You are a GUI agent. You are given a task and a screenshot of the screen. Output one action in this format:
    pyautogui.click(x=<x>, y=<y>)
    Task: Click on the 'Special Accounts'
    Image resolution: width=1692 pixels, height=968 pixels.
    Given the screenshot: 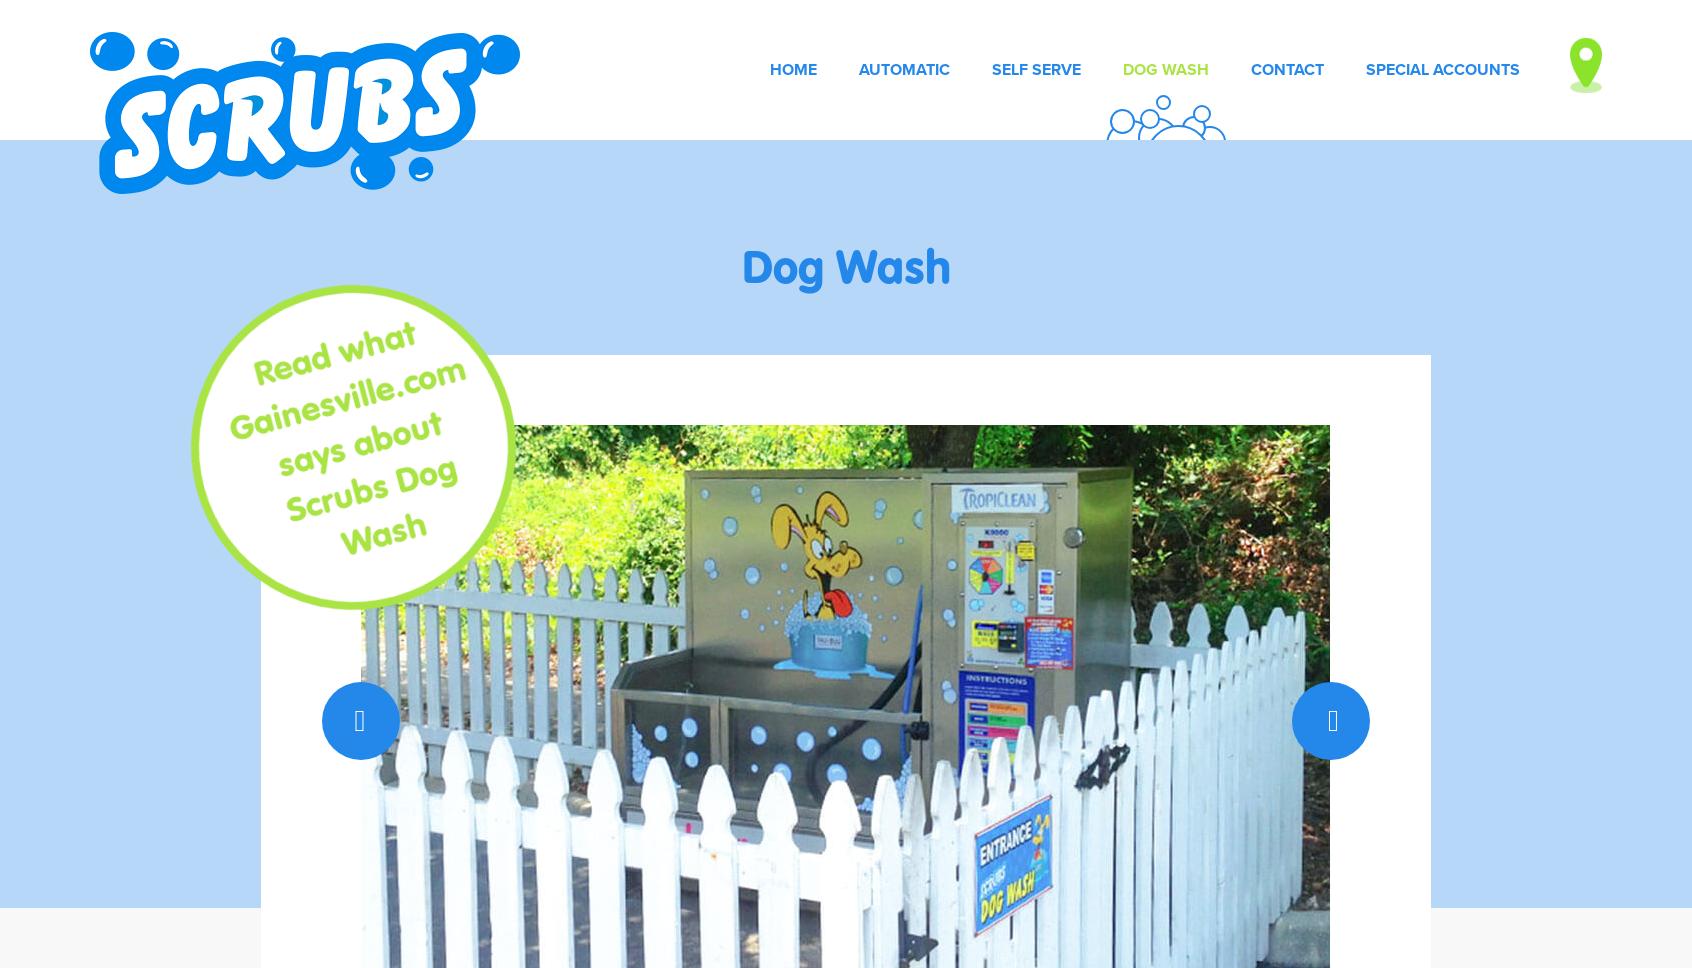 What is the action you would take?
    pyautogui.click(x=1365, y=68)
    